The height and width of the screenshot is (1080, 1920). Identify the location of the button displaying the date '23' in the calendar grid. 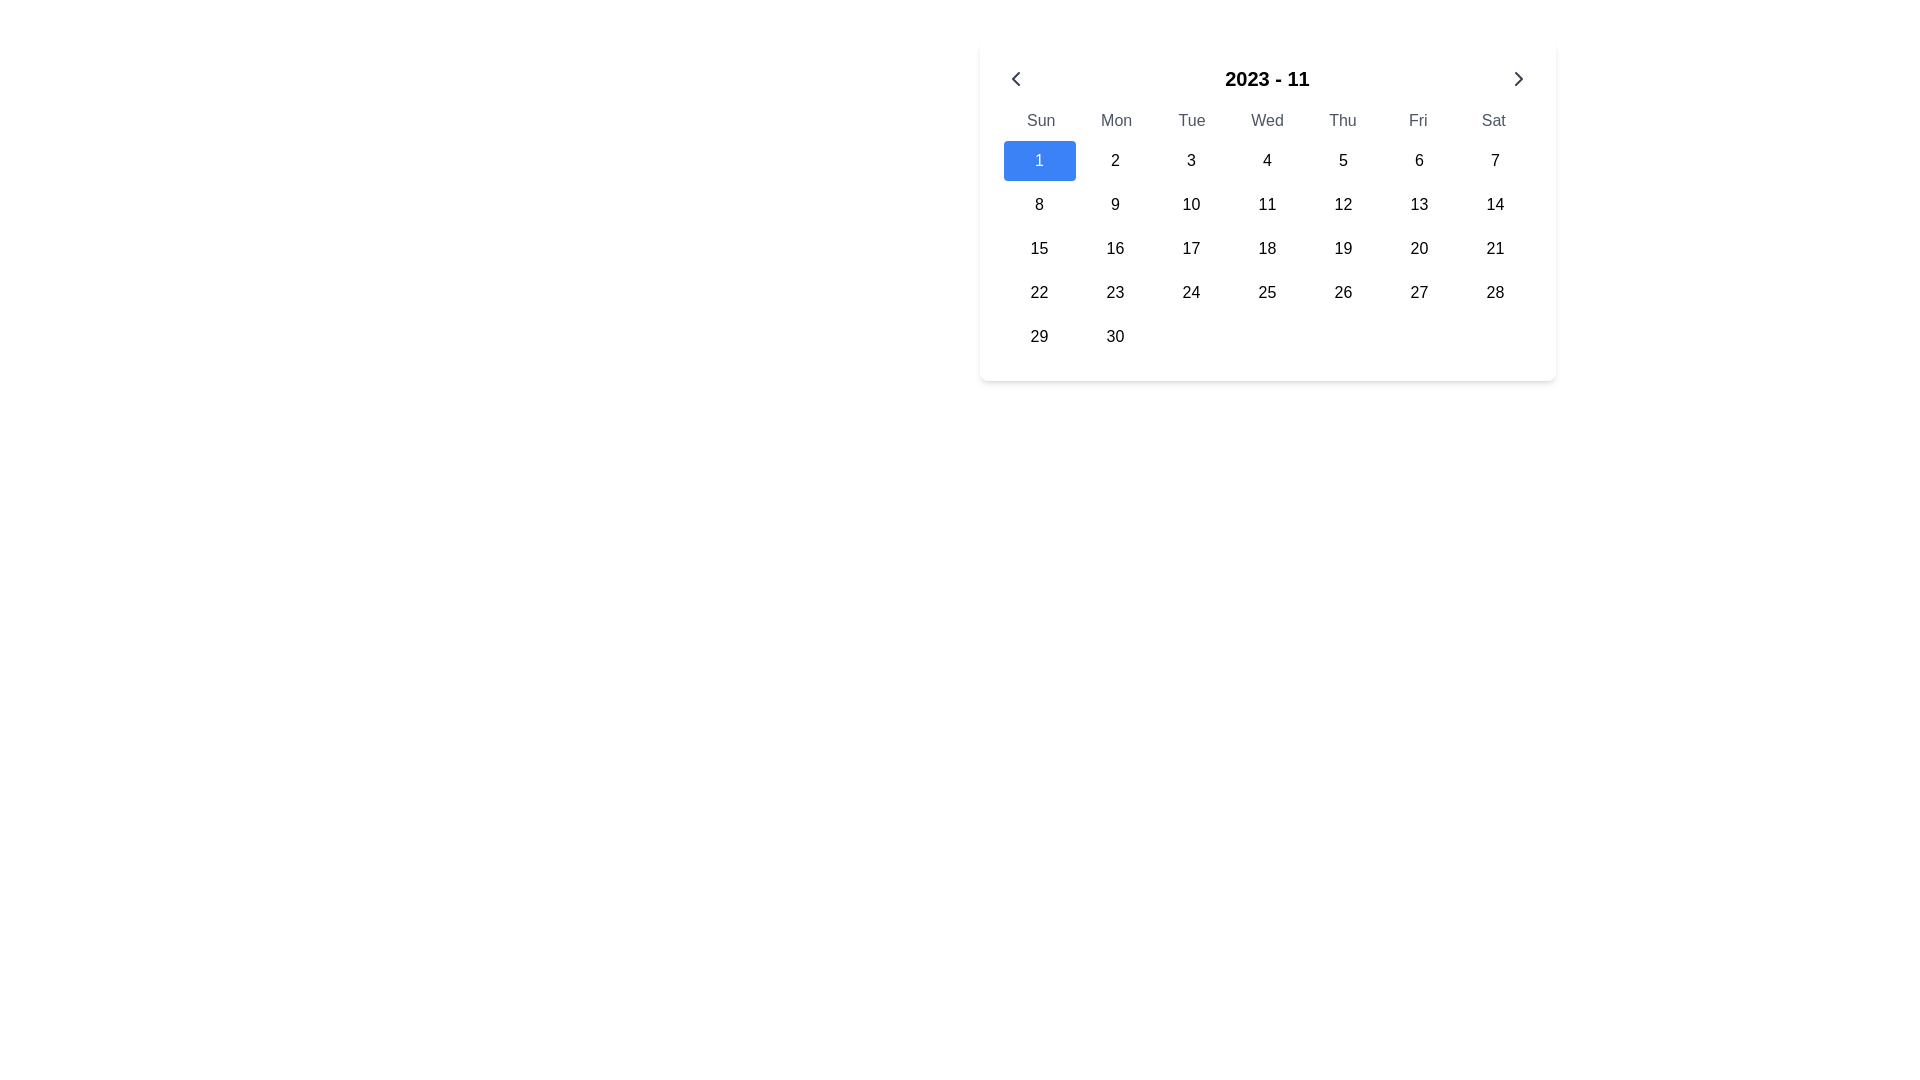
(1114, 293).